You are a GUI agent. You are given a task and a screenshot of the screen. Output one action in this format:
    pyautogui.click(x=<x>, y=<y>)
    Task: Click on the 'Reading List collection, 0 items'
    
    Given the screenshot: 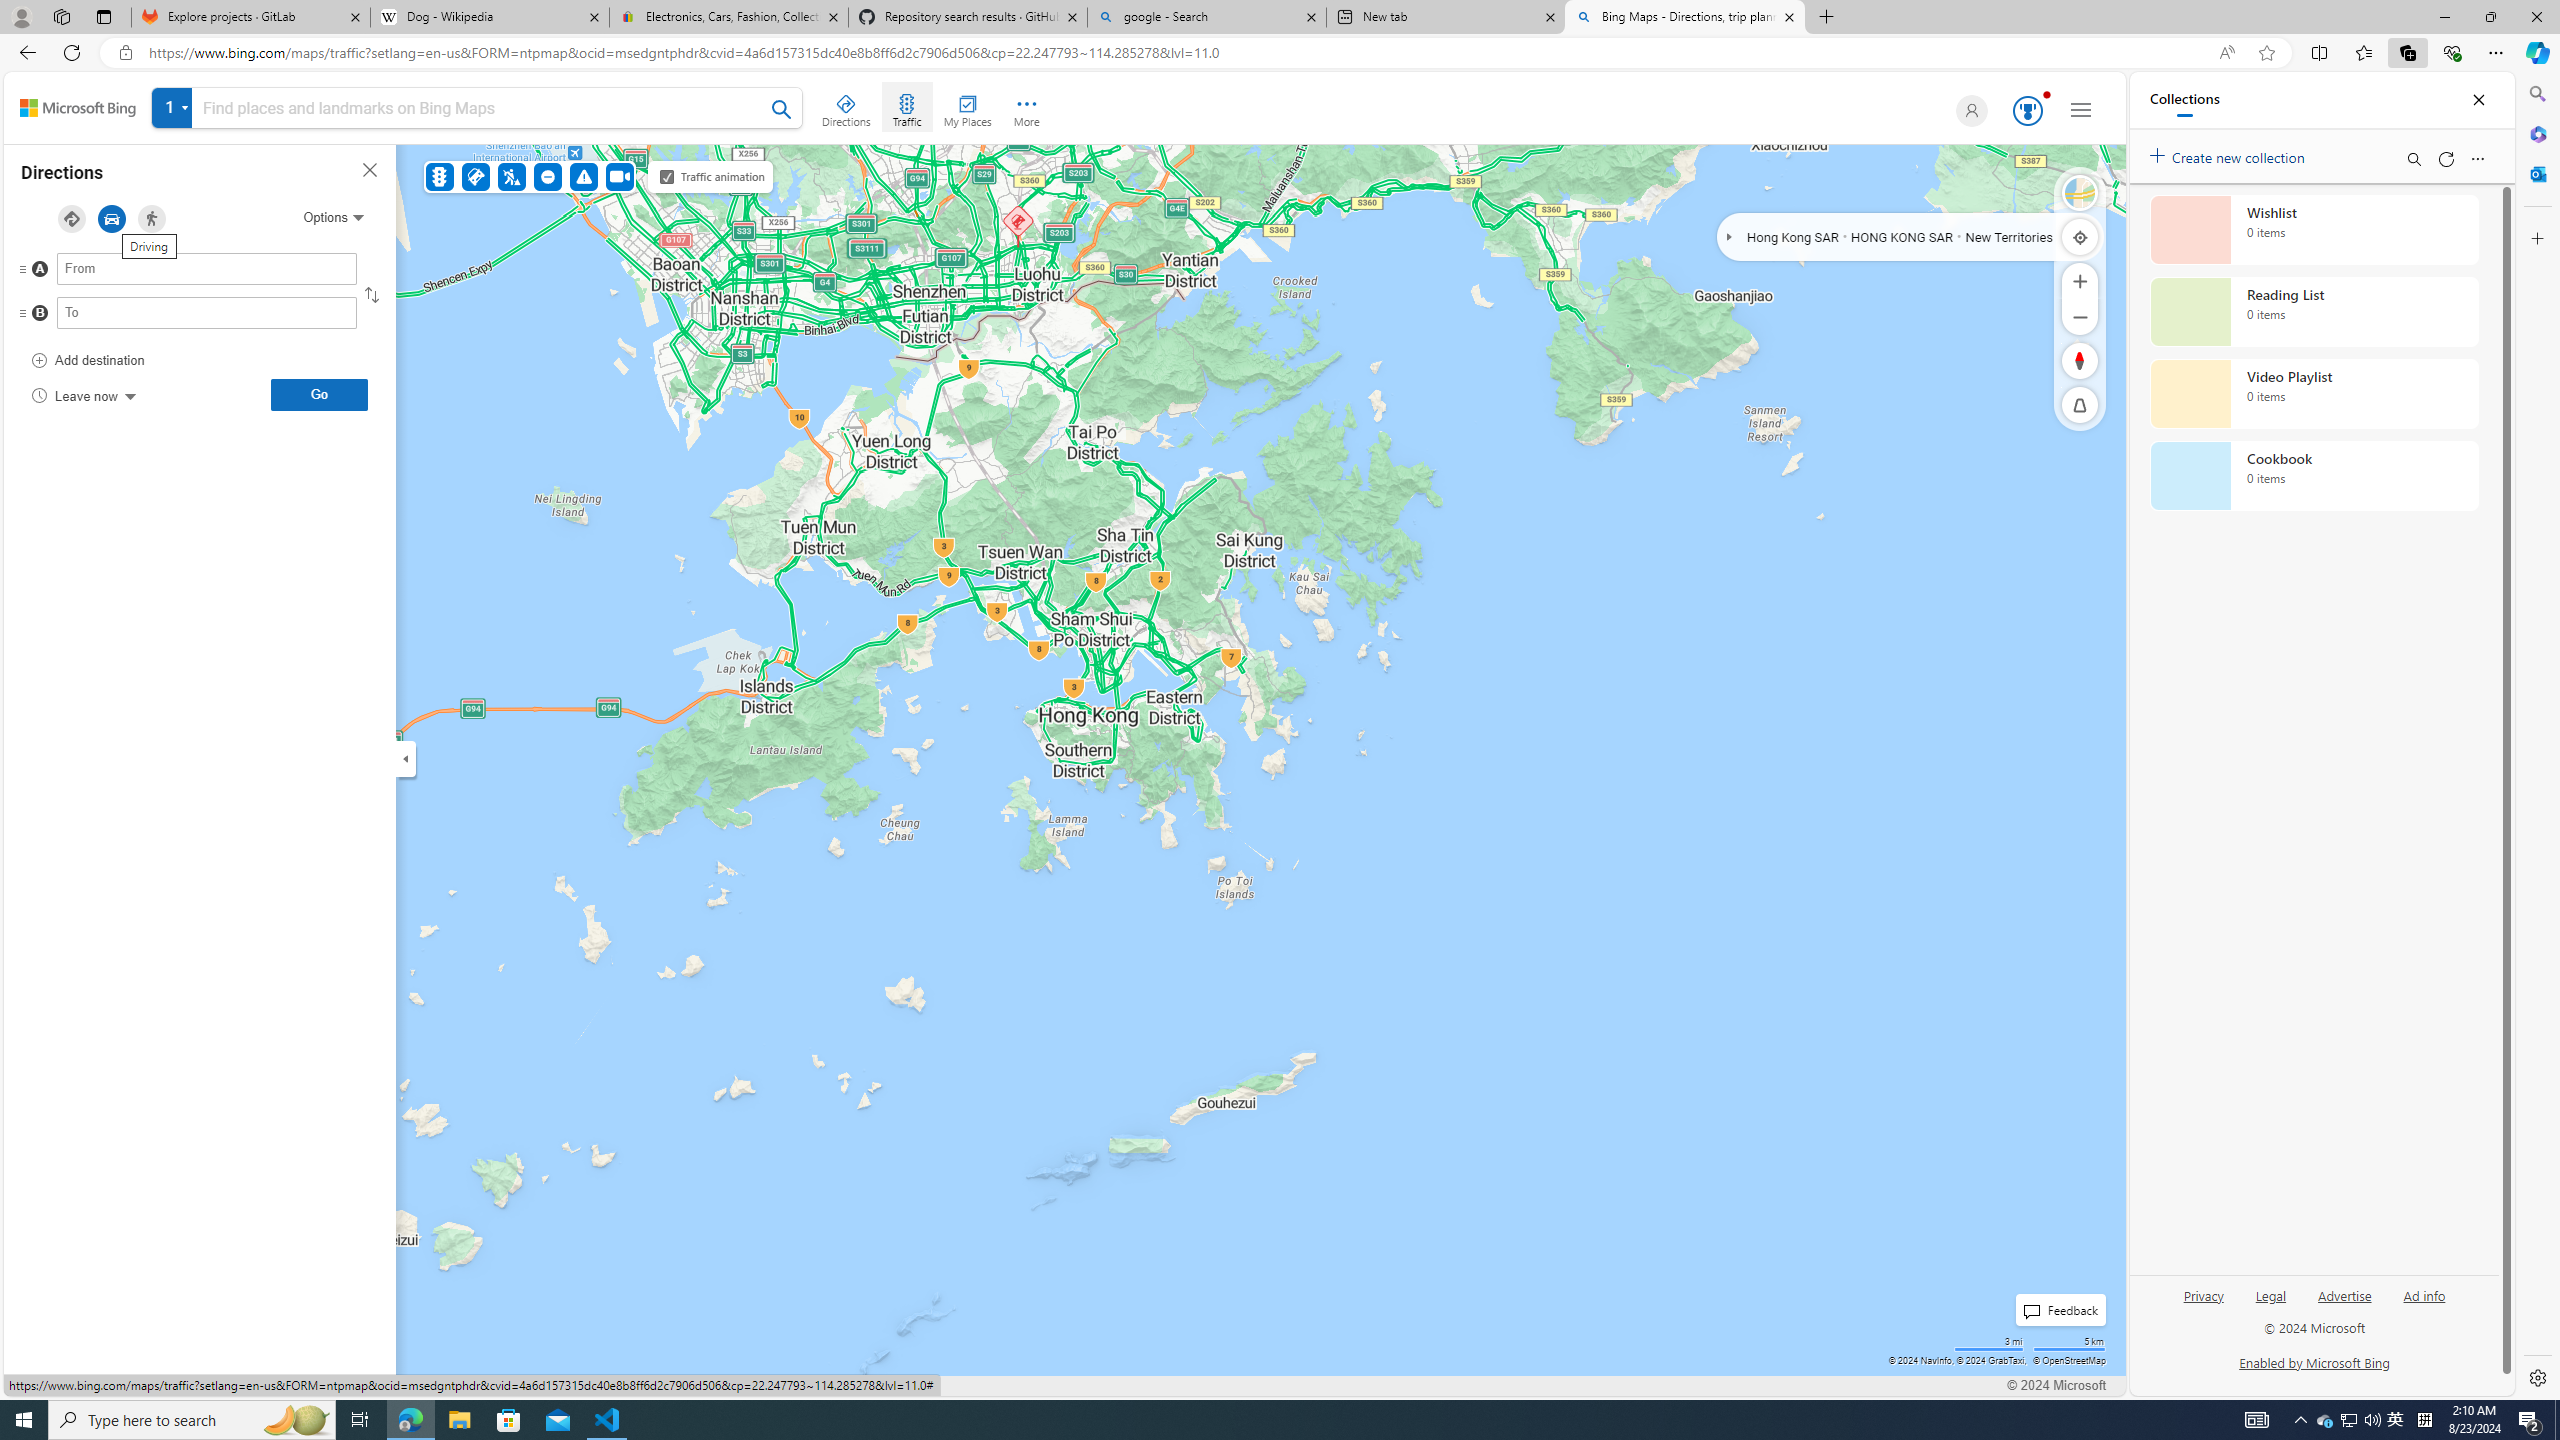 What is the action you would take?
    pyautogui.click(x=2314, y=310)
    